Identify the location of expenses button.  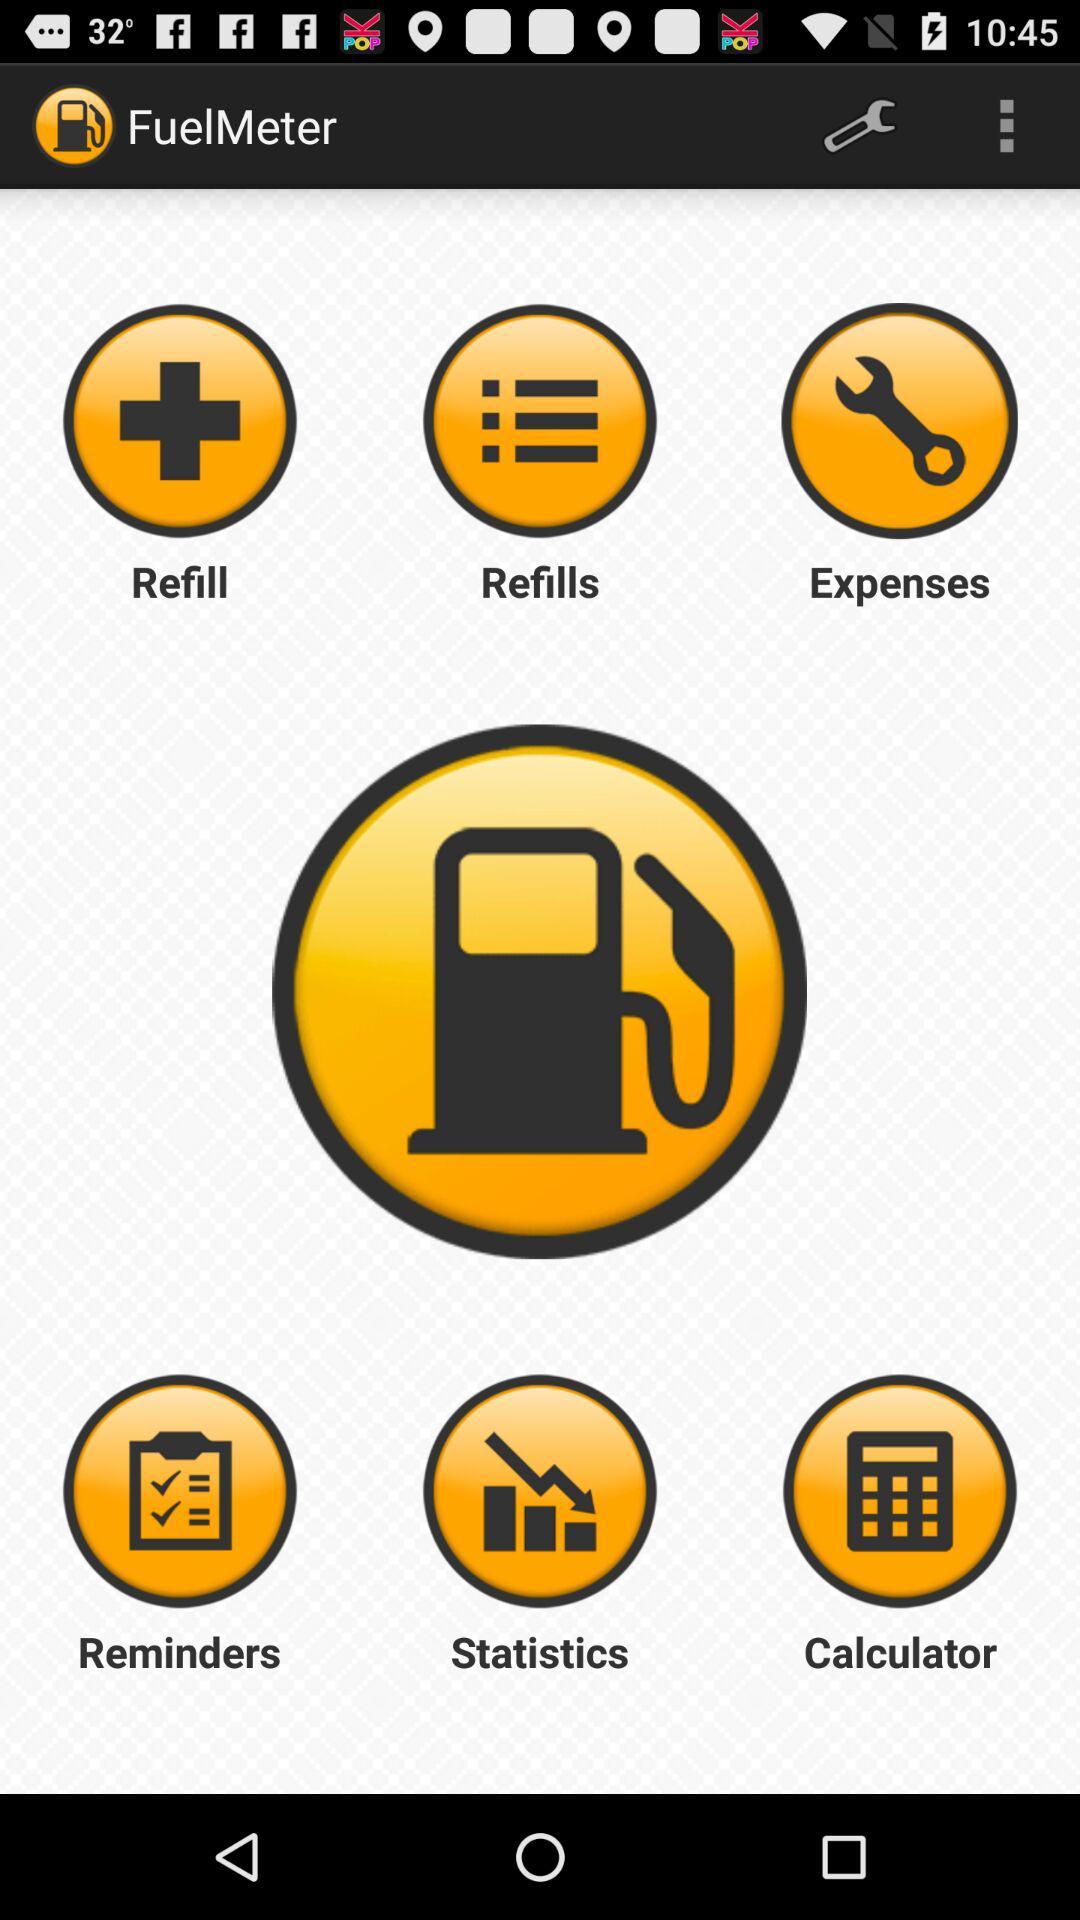
(898, 420).